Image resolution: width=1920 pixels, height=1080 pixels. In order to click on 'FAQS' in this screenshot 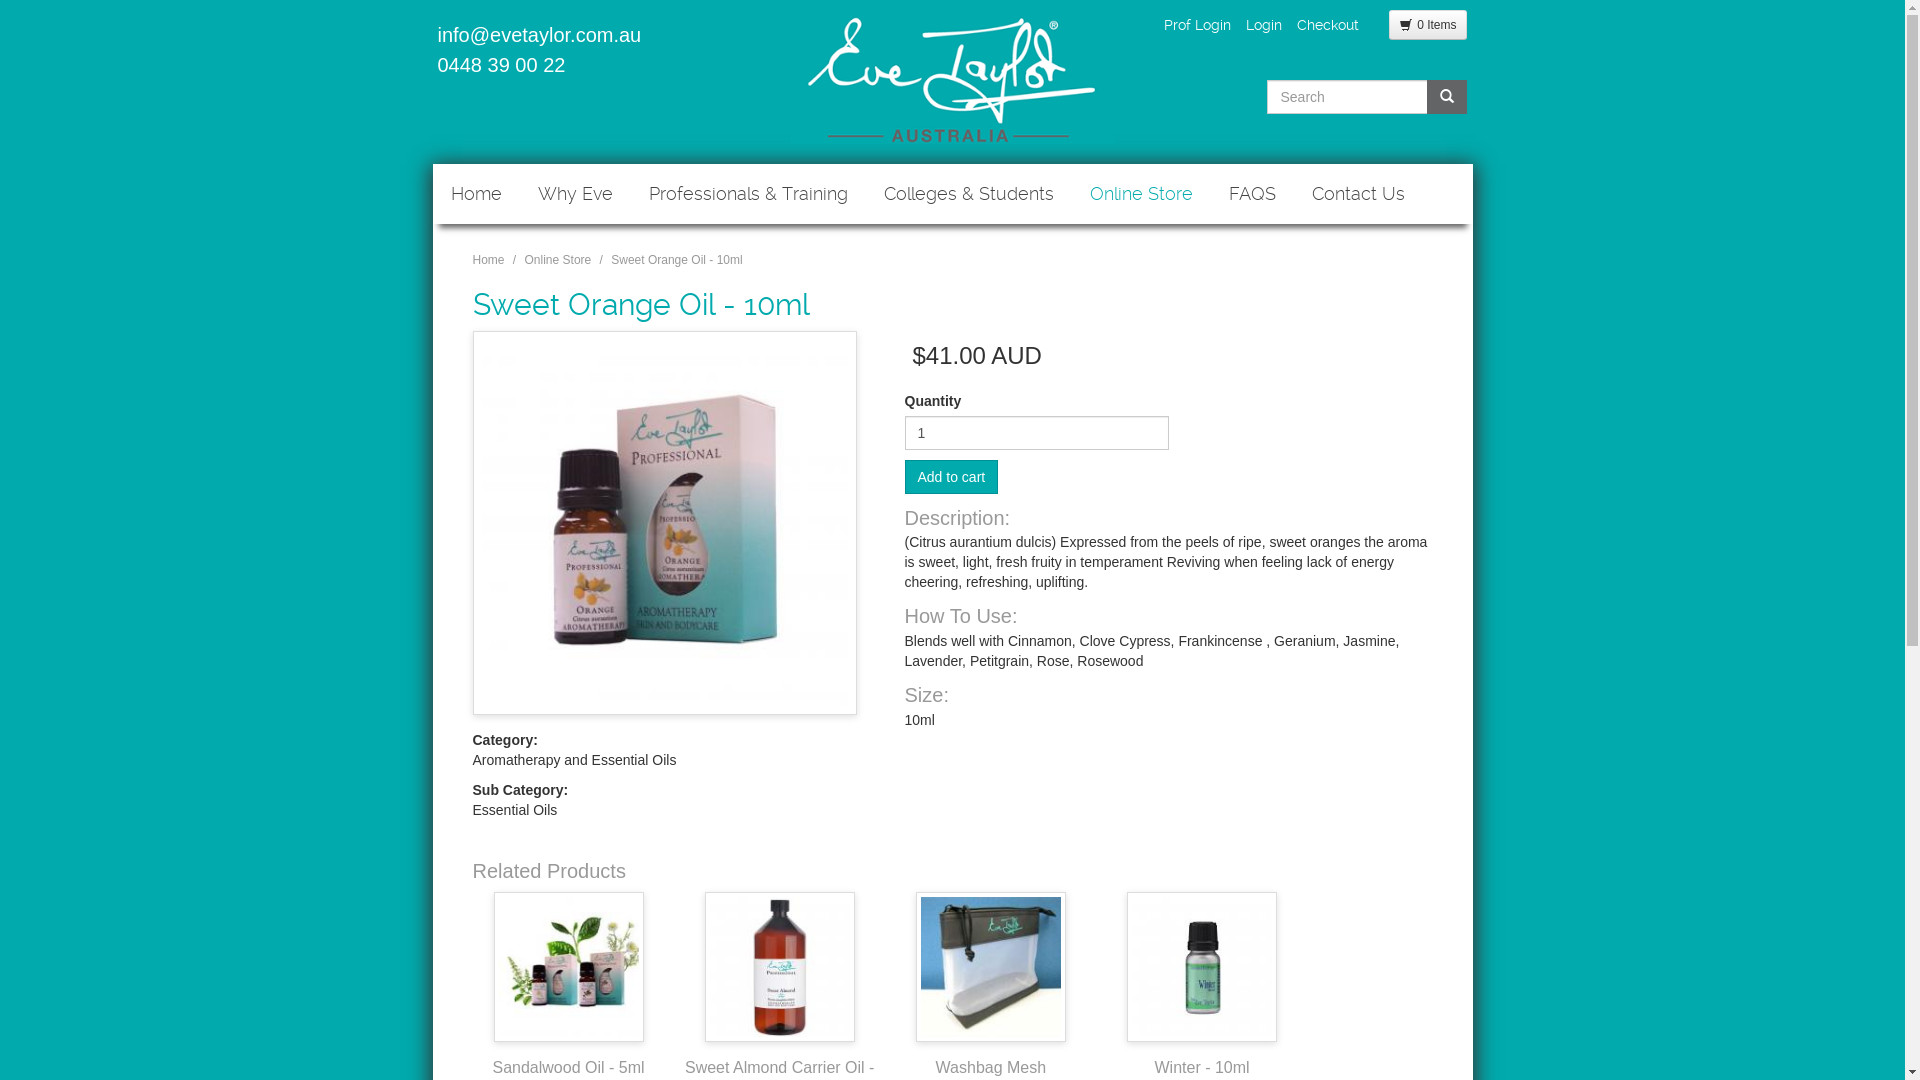, I will do `click(1208, 193)`.